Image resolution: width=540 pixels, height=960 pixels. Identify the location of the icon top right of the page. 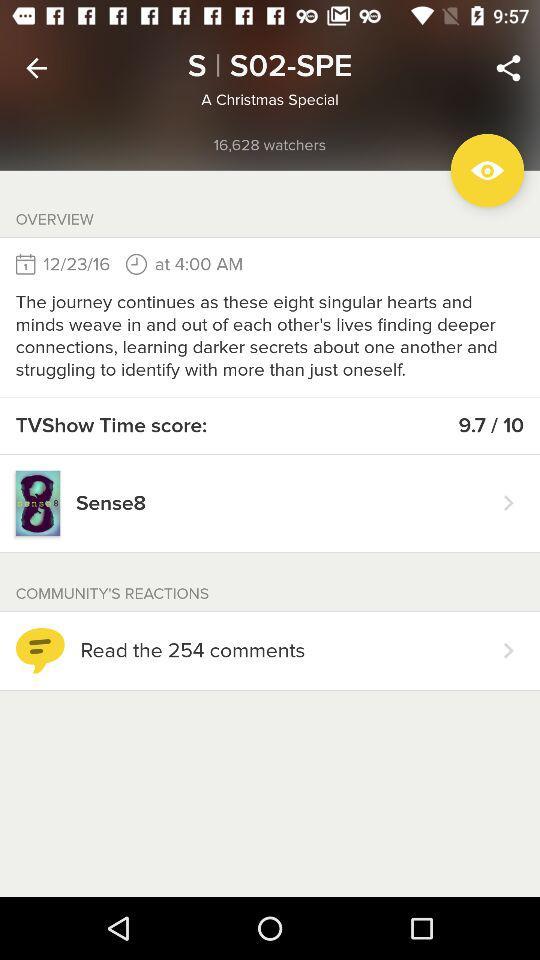
(508, 68).